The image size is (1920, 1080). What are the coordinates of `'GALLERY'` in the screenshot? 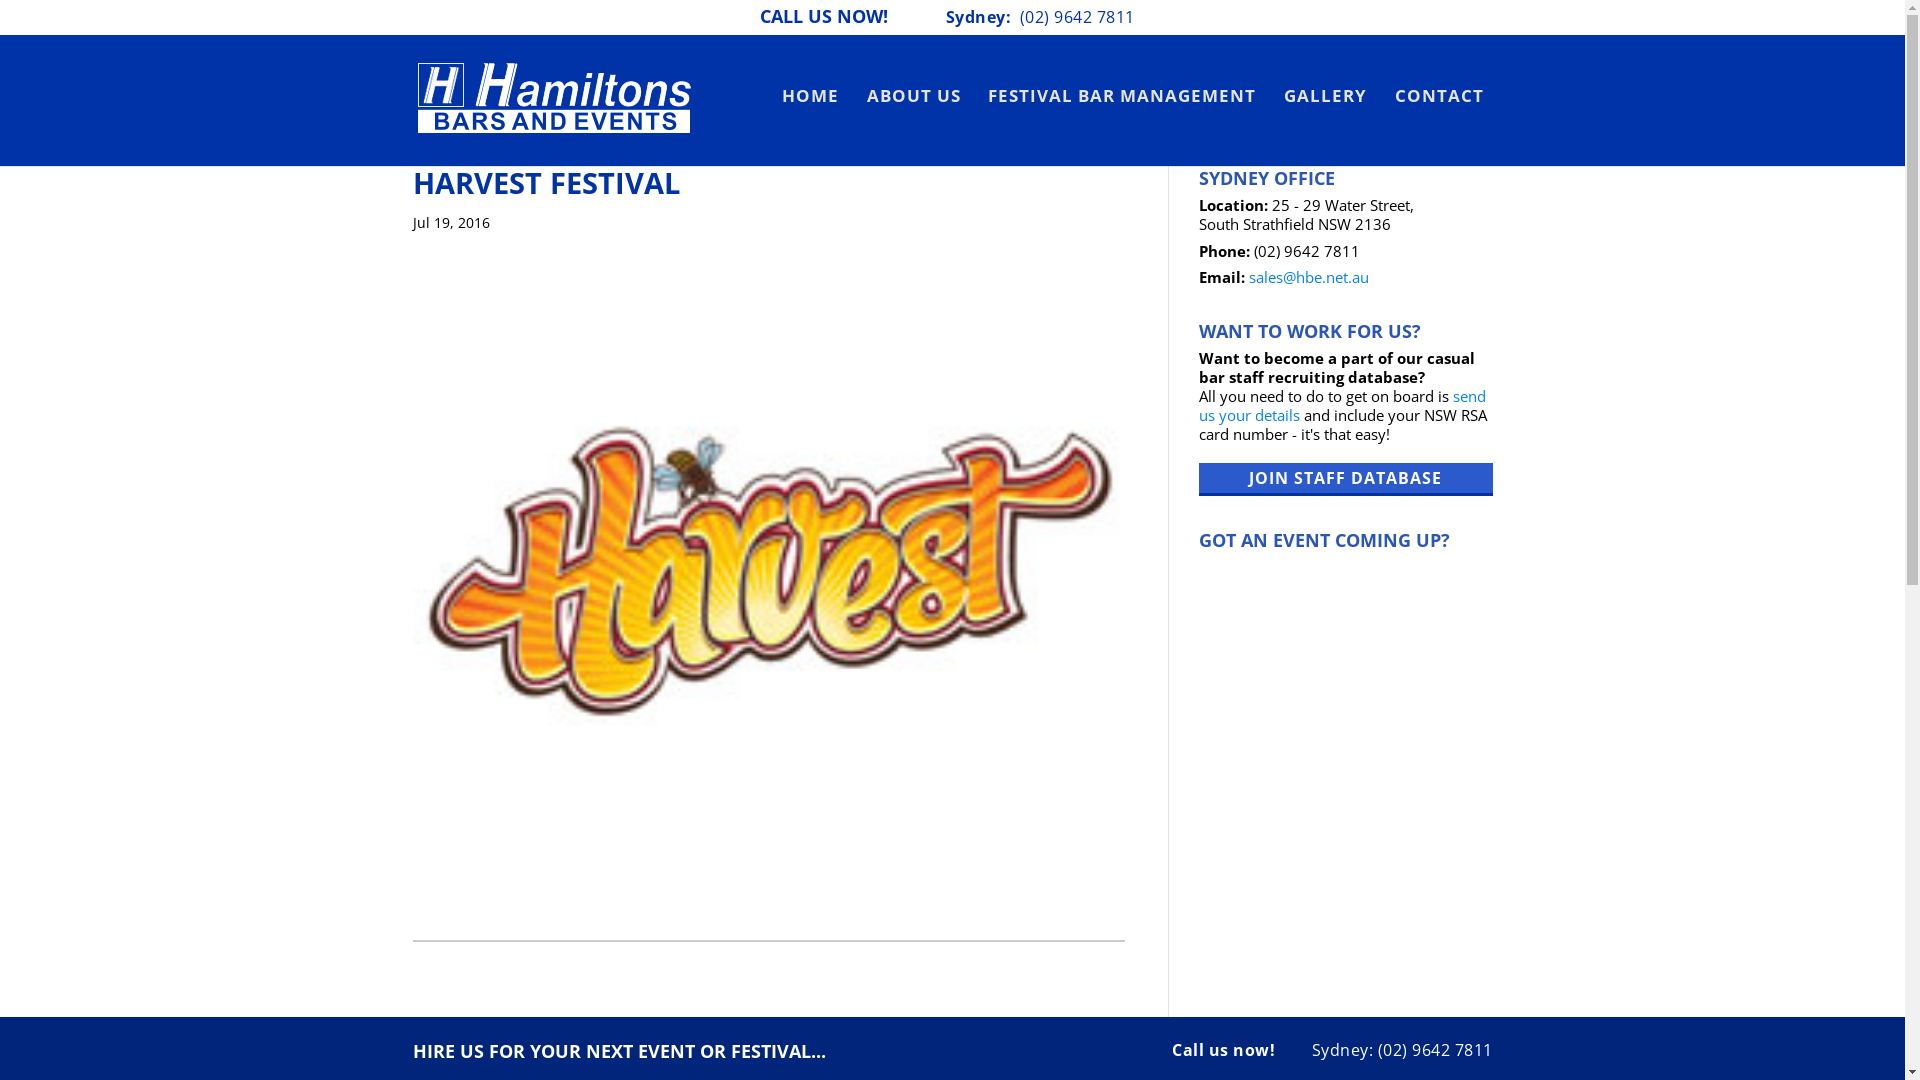 It's located at (1325, 98).